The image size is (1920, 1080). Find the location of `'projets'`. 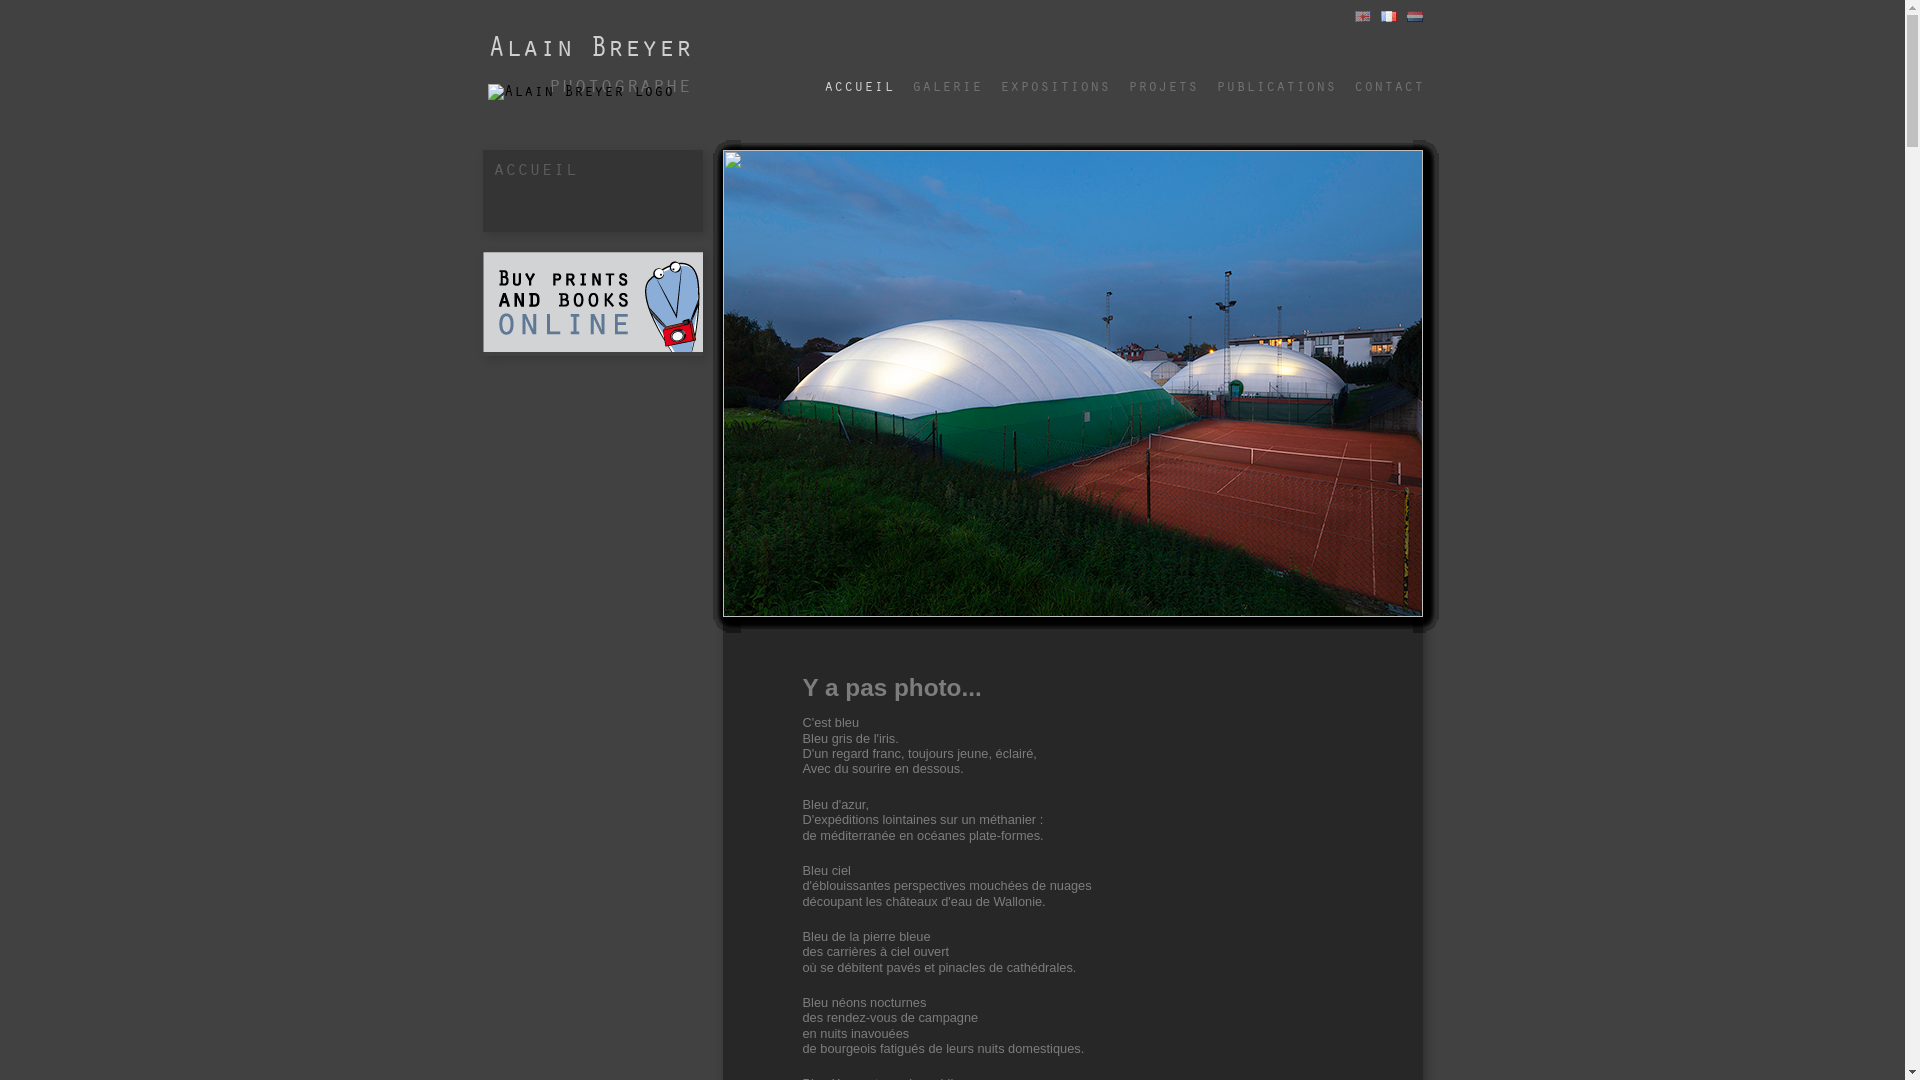

'projets' is located at coordinates (1162, 76).